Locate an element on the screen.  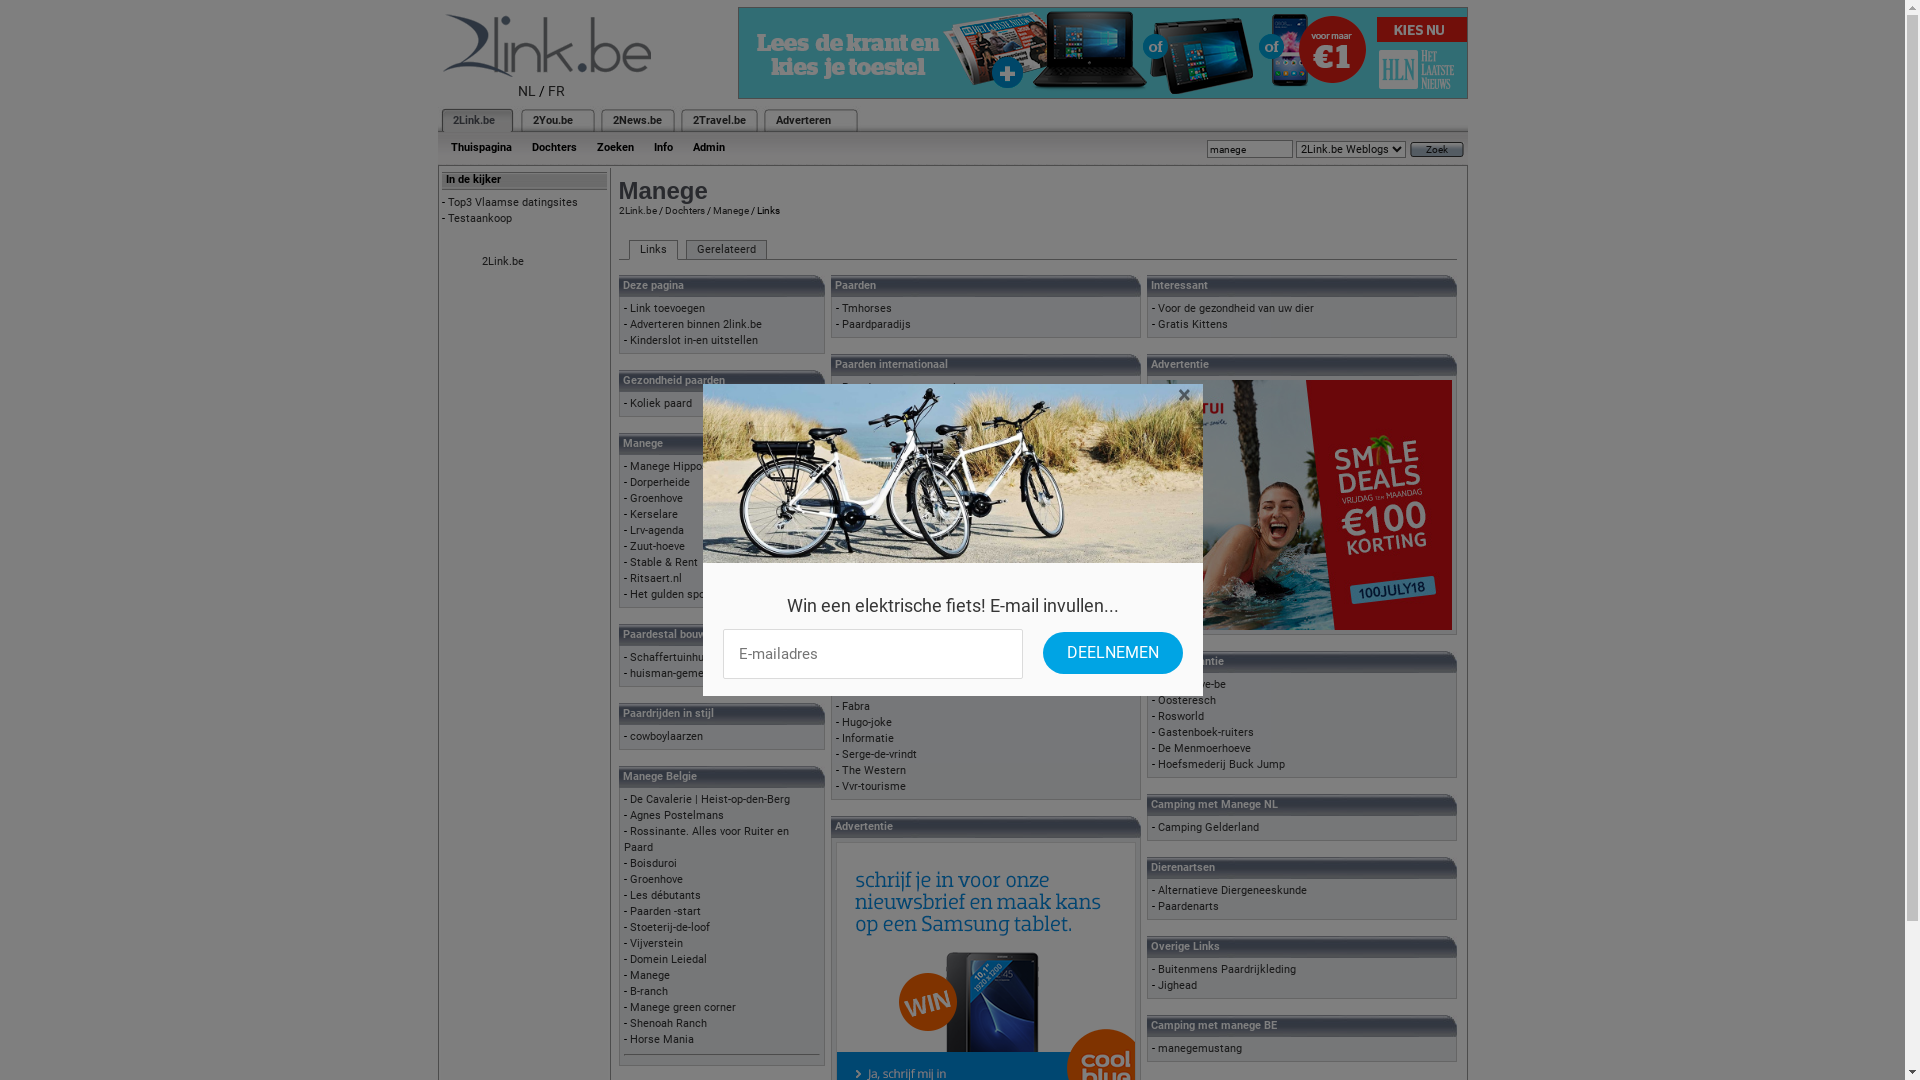
'B-ranch' is located at coordinates (648, 991).